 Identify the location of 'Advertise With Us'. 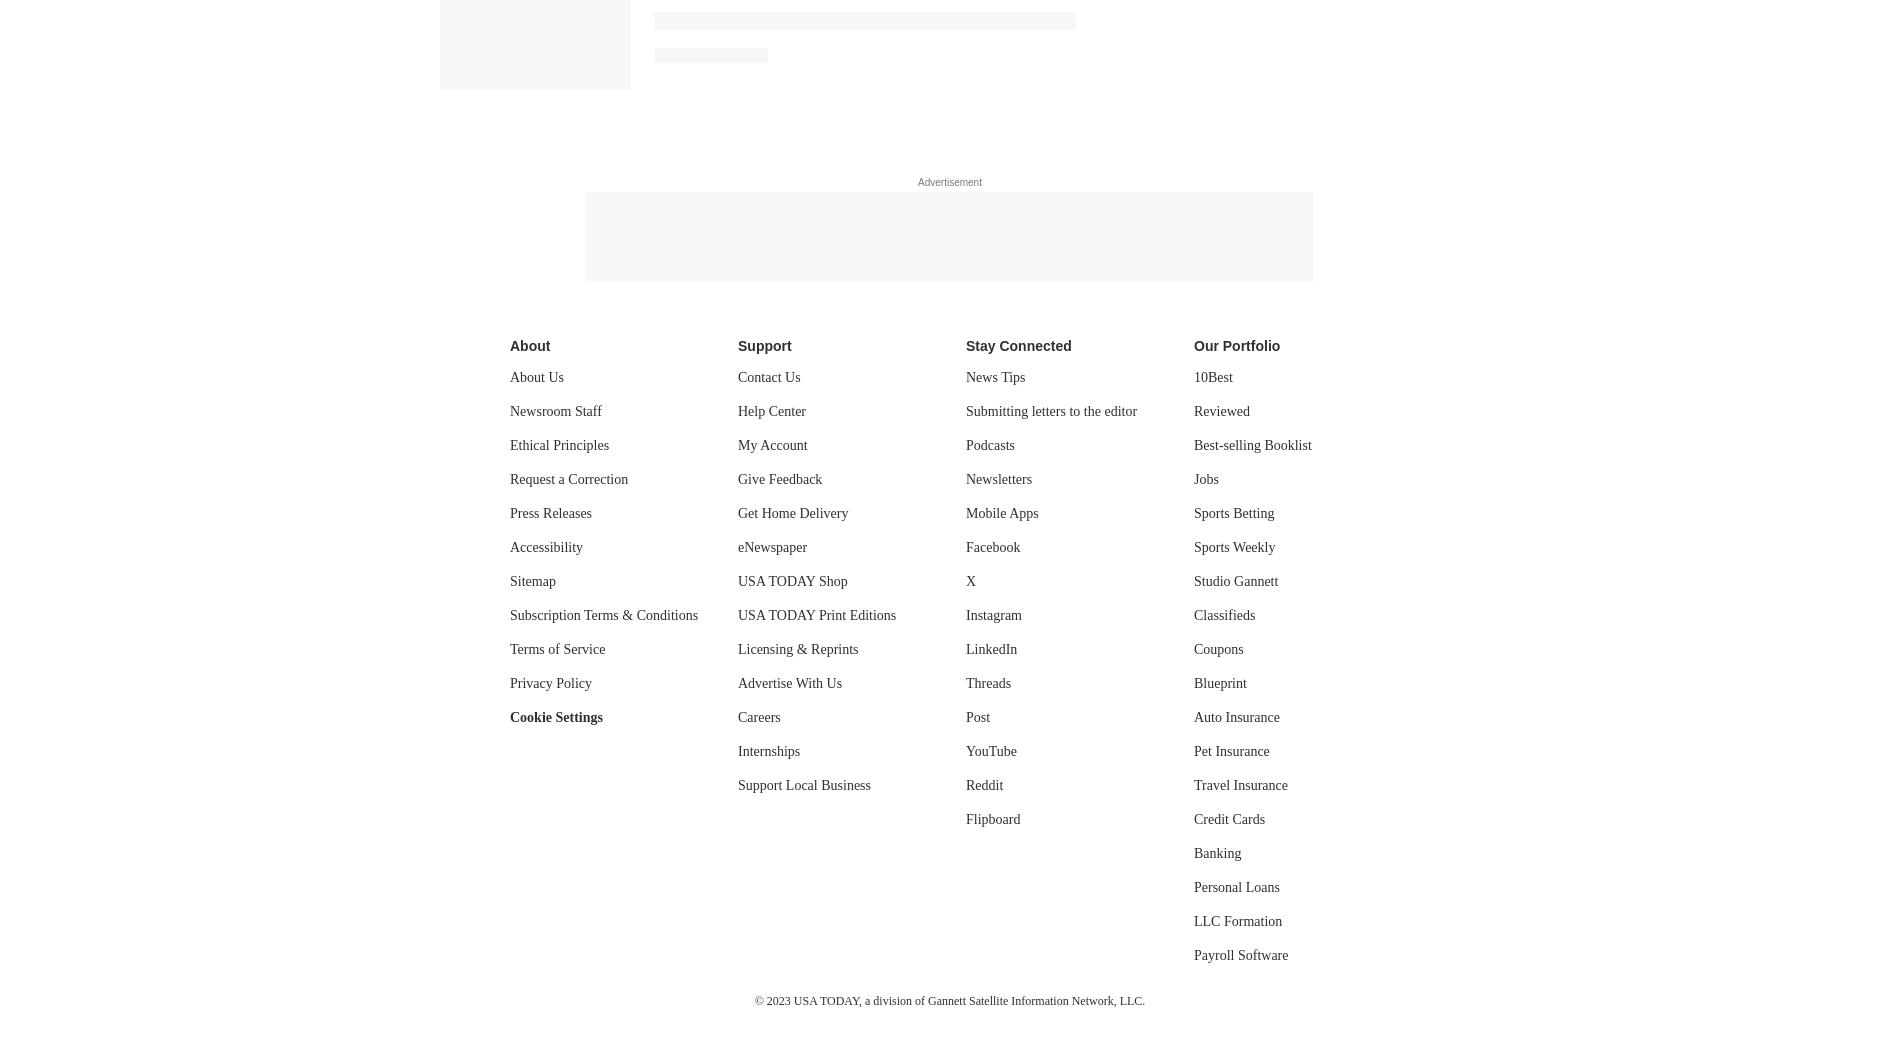
(789, 682).